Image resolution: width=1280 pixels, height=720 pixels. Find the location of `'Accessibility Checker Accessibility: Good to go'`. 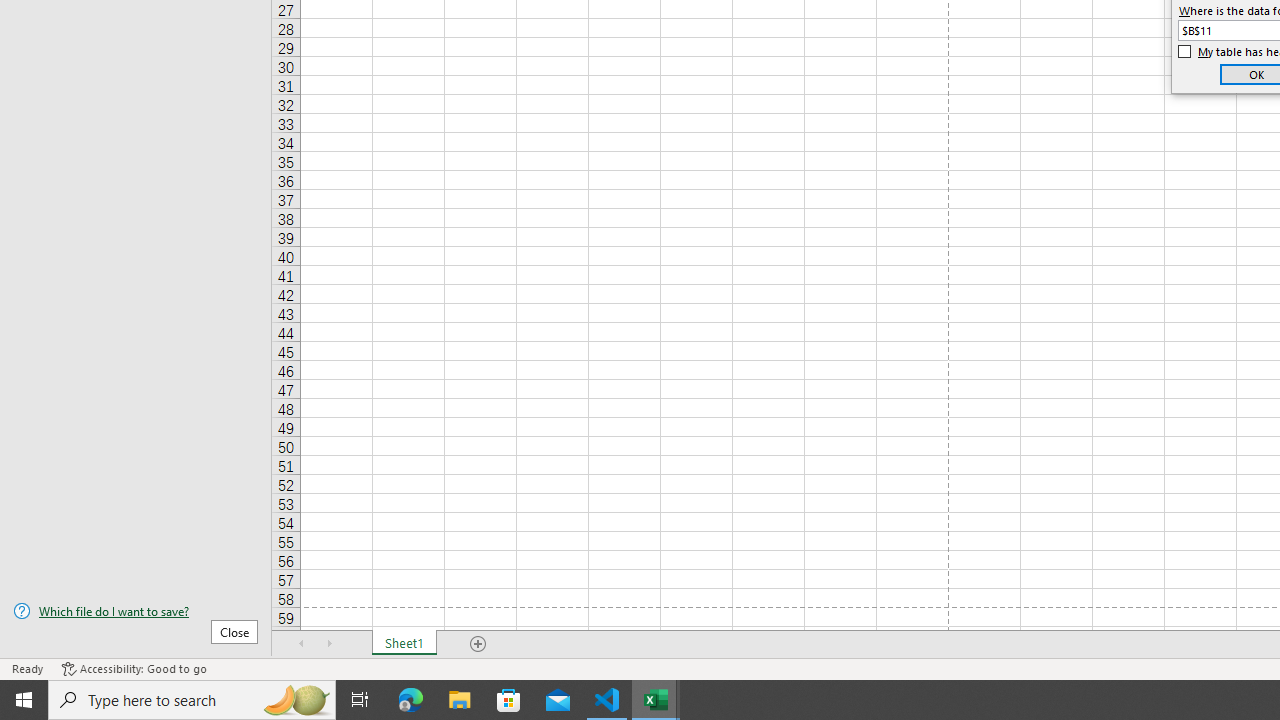

'Accessibility Checker Accessibility: Good to go' is located at coordinates (133, 669).